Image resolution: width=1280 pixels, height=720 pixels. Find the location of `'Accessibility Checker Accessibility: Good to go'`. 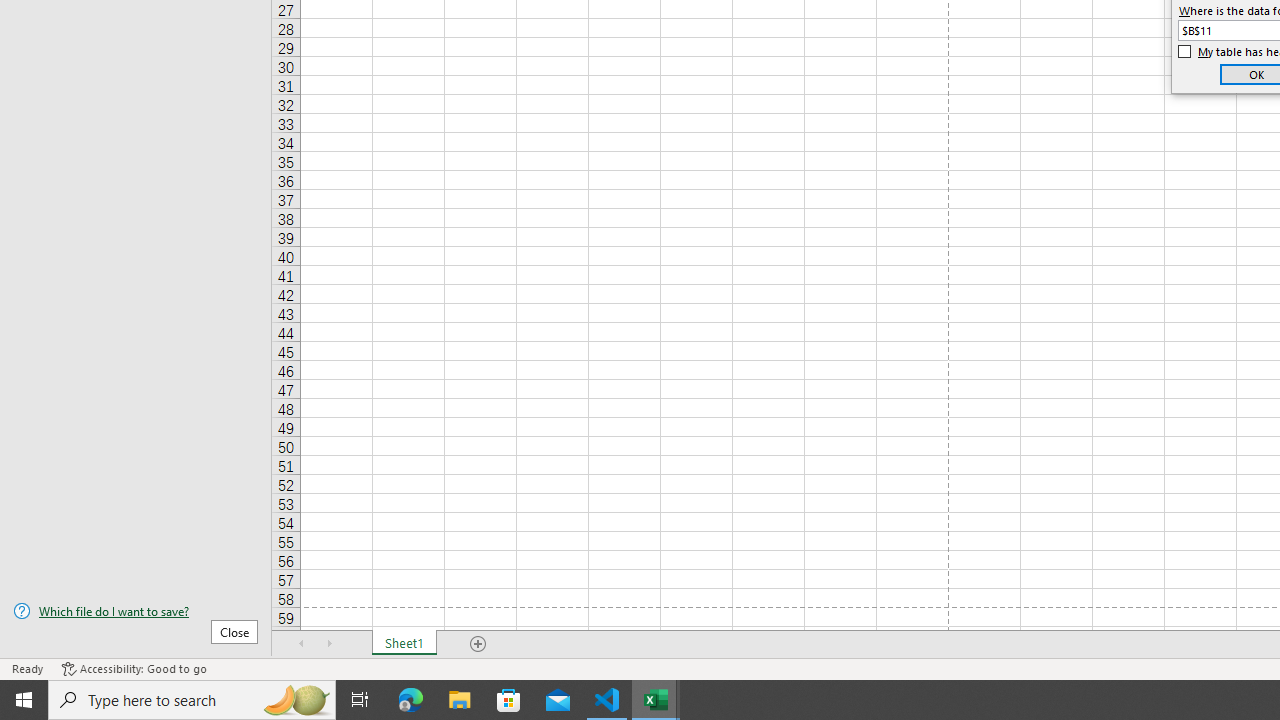

'Accessibility Checker Accessibility: Good to go' is located at coordinates (133, 669).